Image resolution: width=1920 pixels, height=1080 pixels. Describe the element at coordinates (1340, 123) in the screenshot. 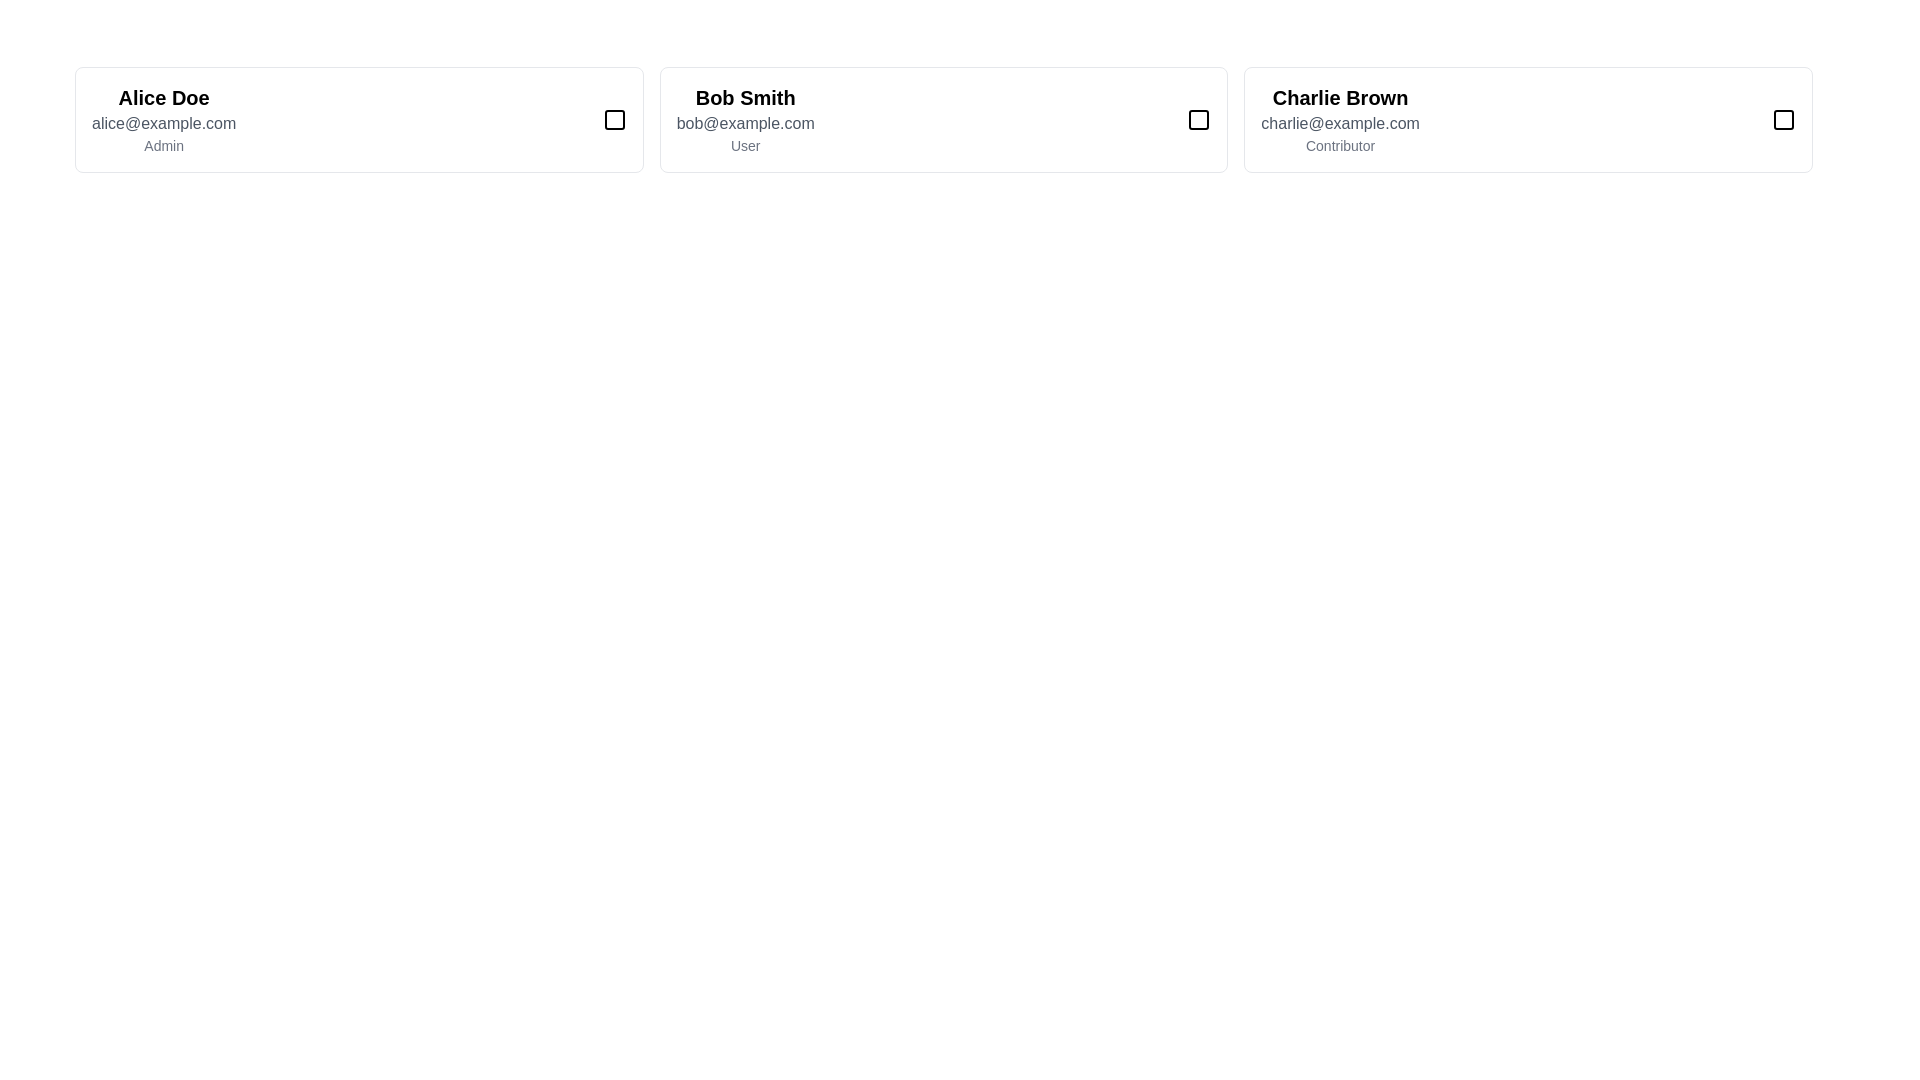

I see `the text element displaying 'charlie@example.com', which is positioned beneath the name 'Charlie Brown' and above the label 'Contributor' within the card layout` at that location.